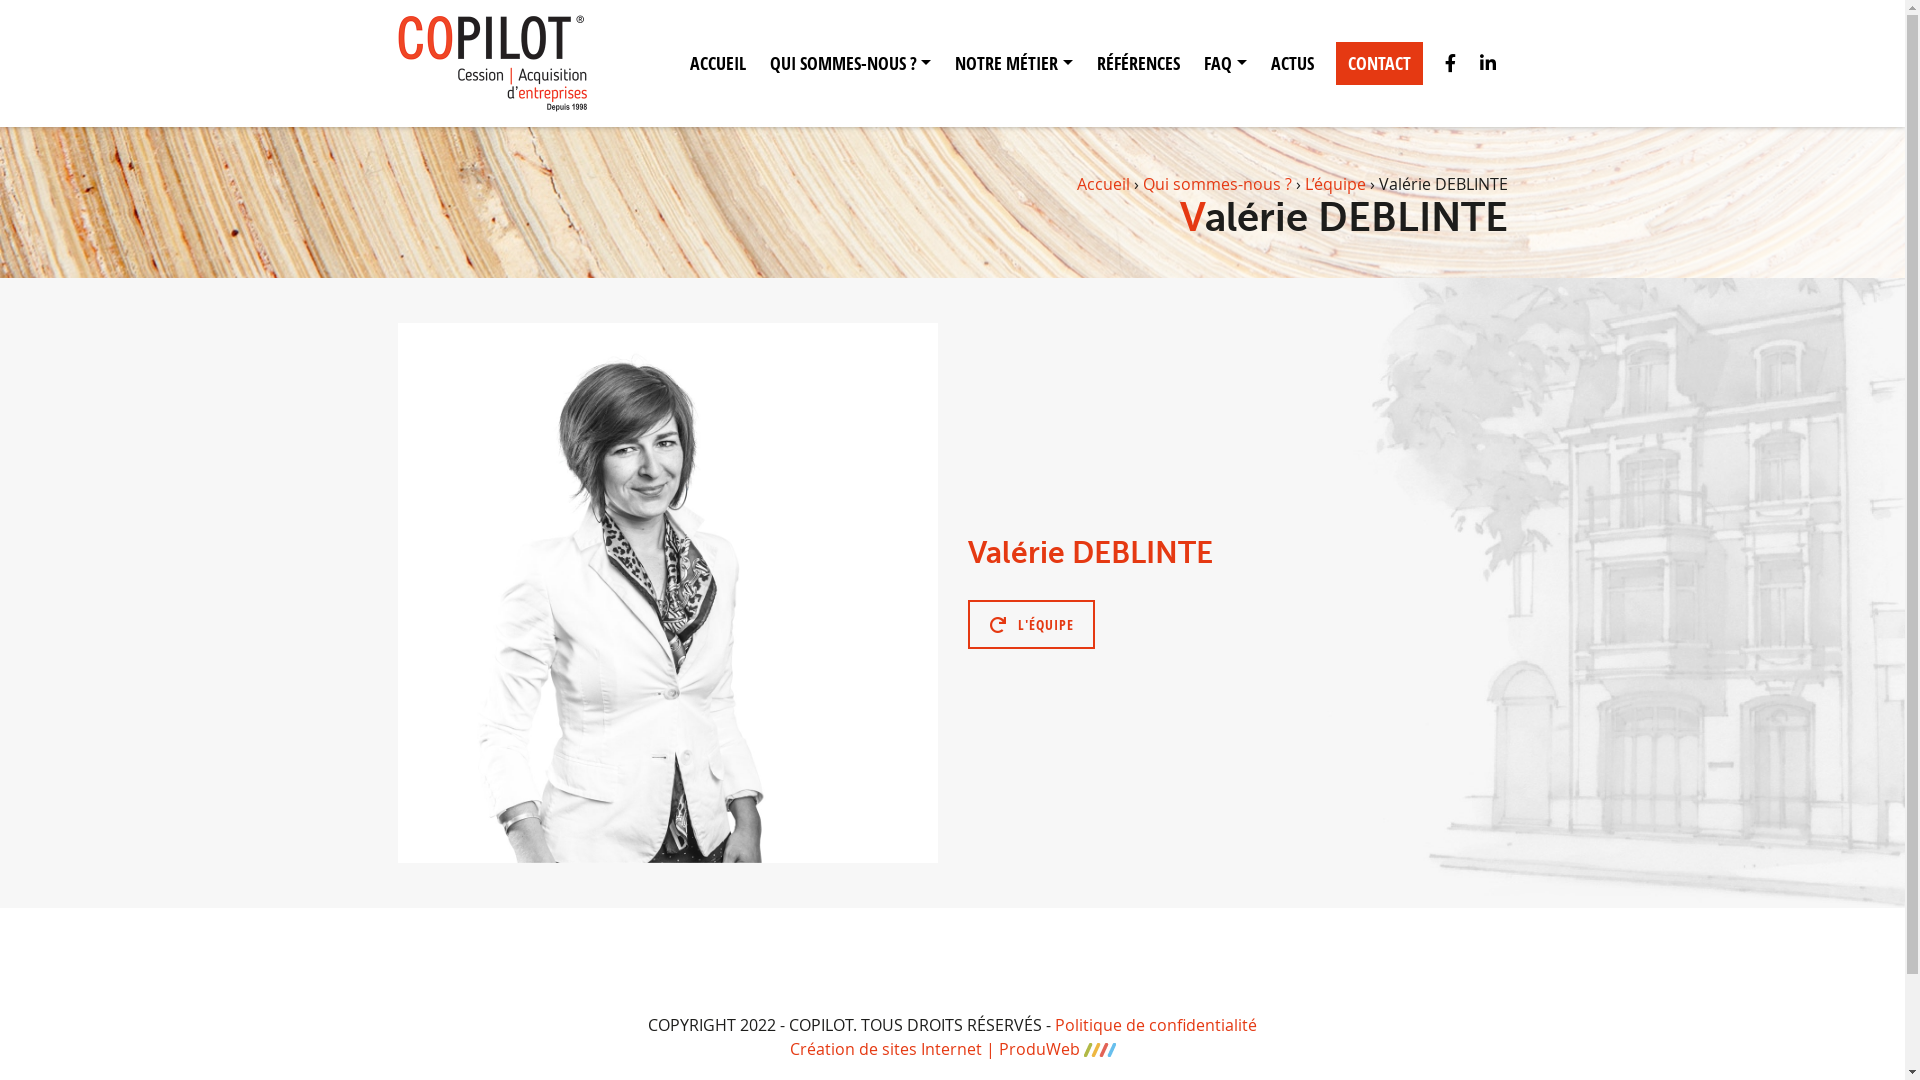  What do you see at coordinates (1224, 62) in the screenshot?
I see `'FAQ'` at bounding box center [1224, 62].